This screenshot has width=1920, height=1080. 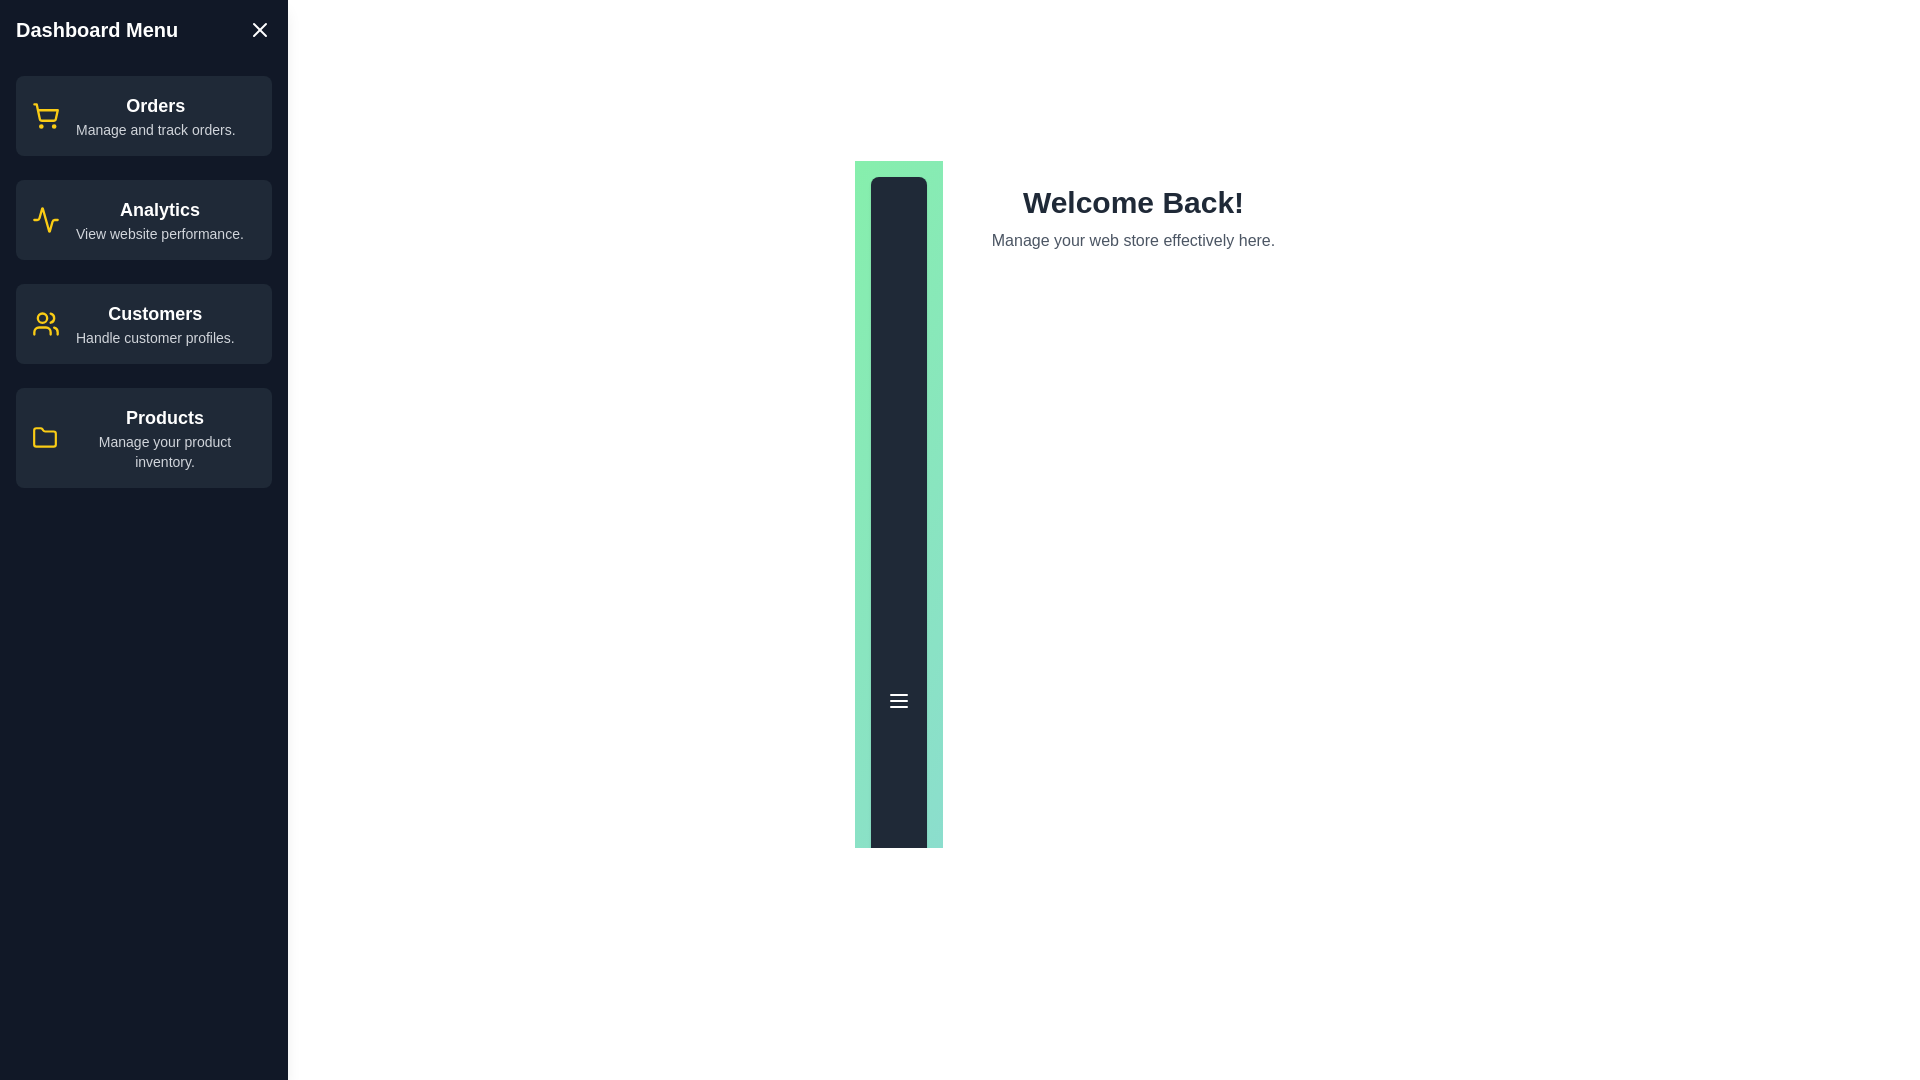 What do you see at coordinates (143, 219) in the screenshot?
I see `the menu item corresponding to Analytics to navigate to its section` at bounding box center [143, 219].